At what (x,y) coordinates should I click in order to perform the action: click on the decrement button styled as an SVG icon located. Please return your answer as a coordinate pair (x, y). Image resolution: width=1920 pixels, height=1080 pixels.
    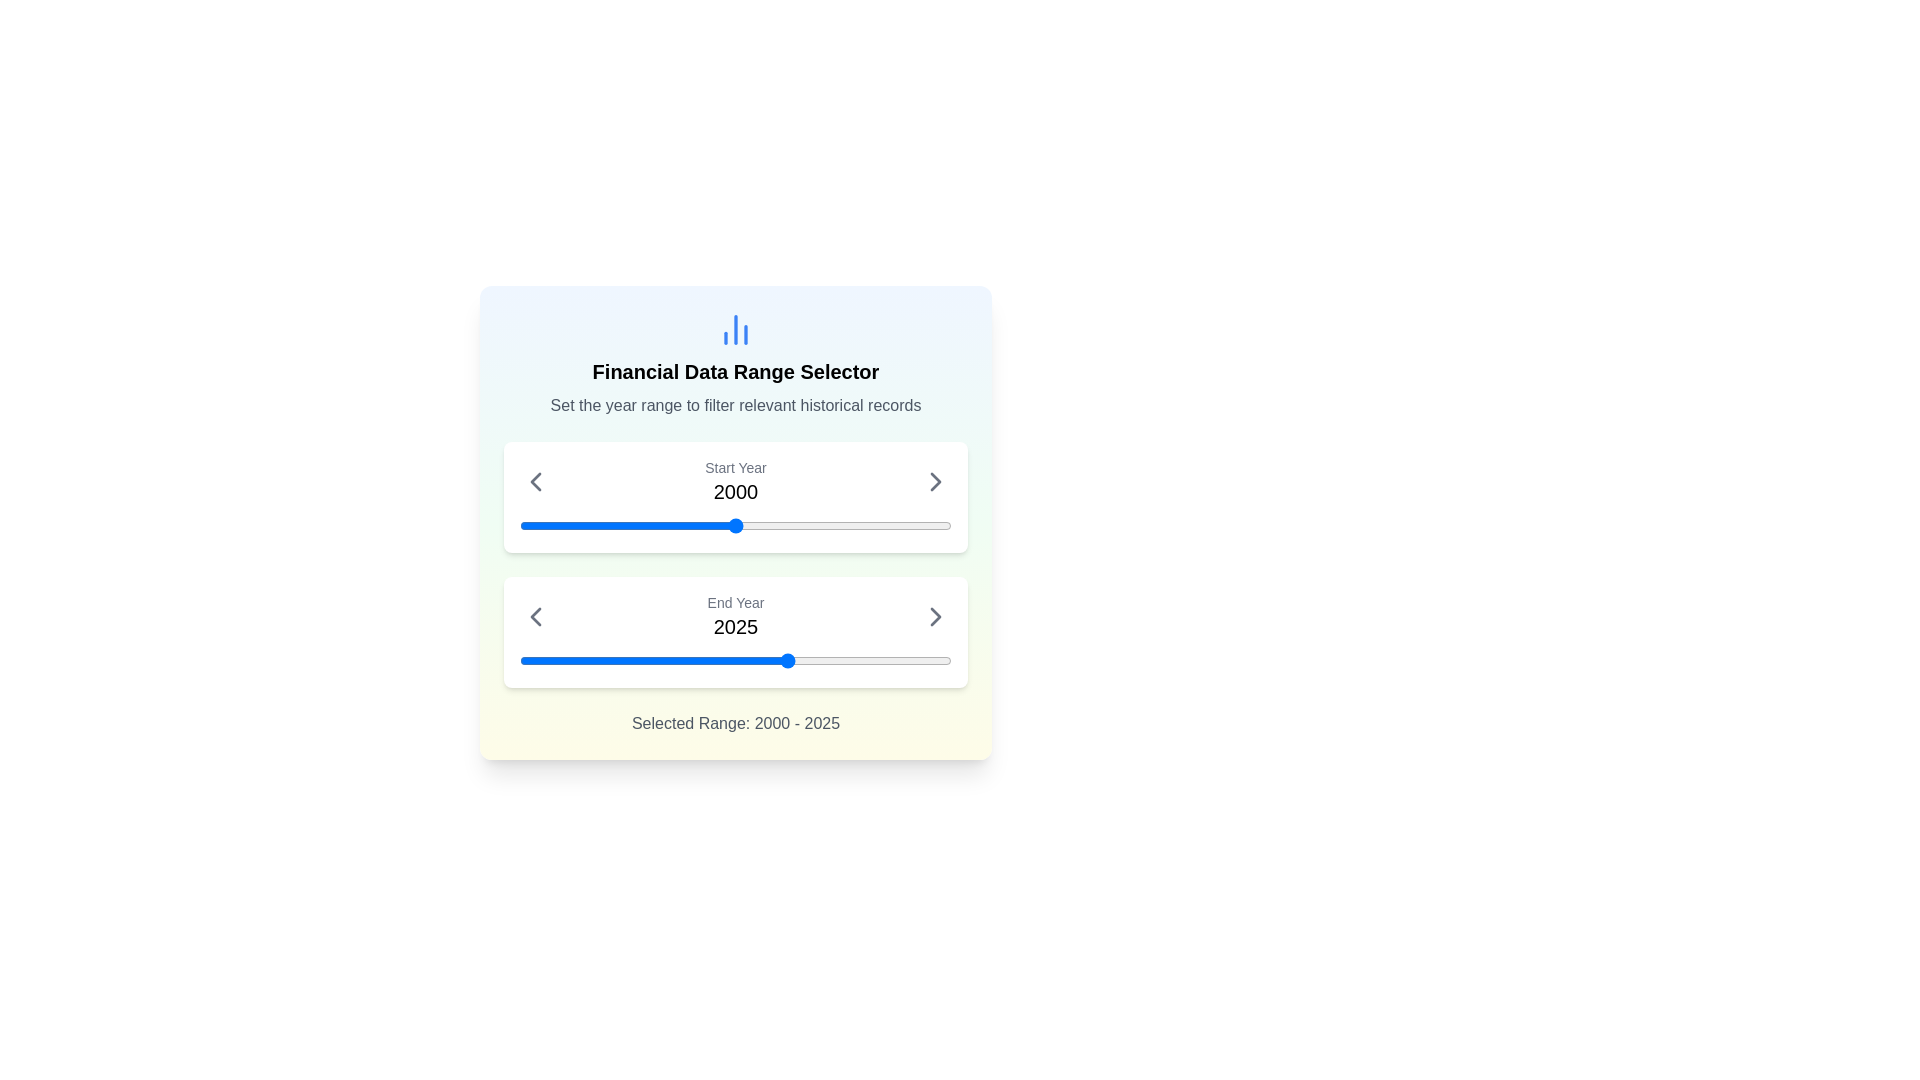
    Looking at the image, I should click on (536, 482).